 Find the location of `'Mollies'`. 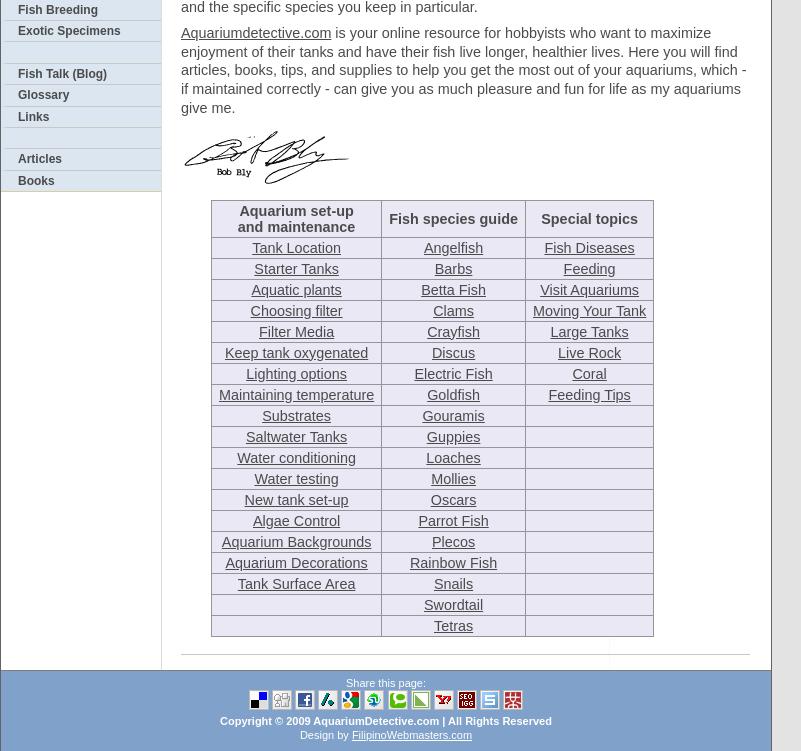

'Mollies' is located at coordinates (452, 478).